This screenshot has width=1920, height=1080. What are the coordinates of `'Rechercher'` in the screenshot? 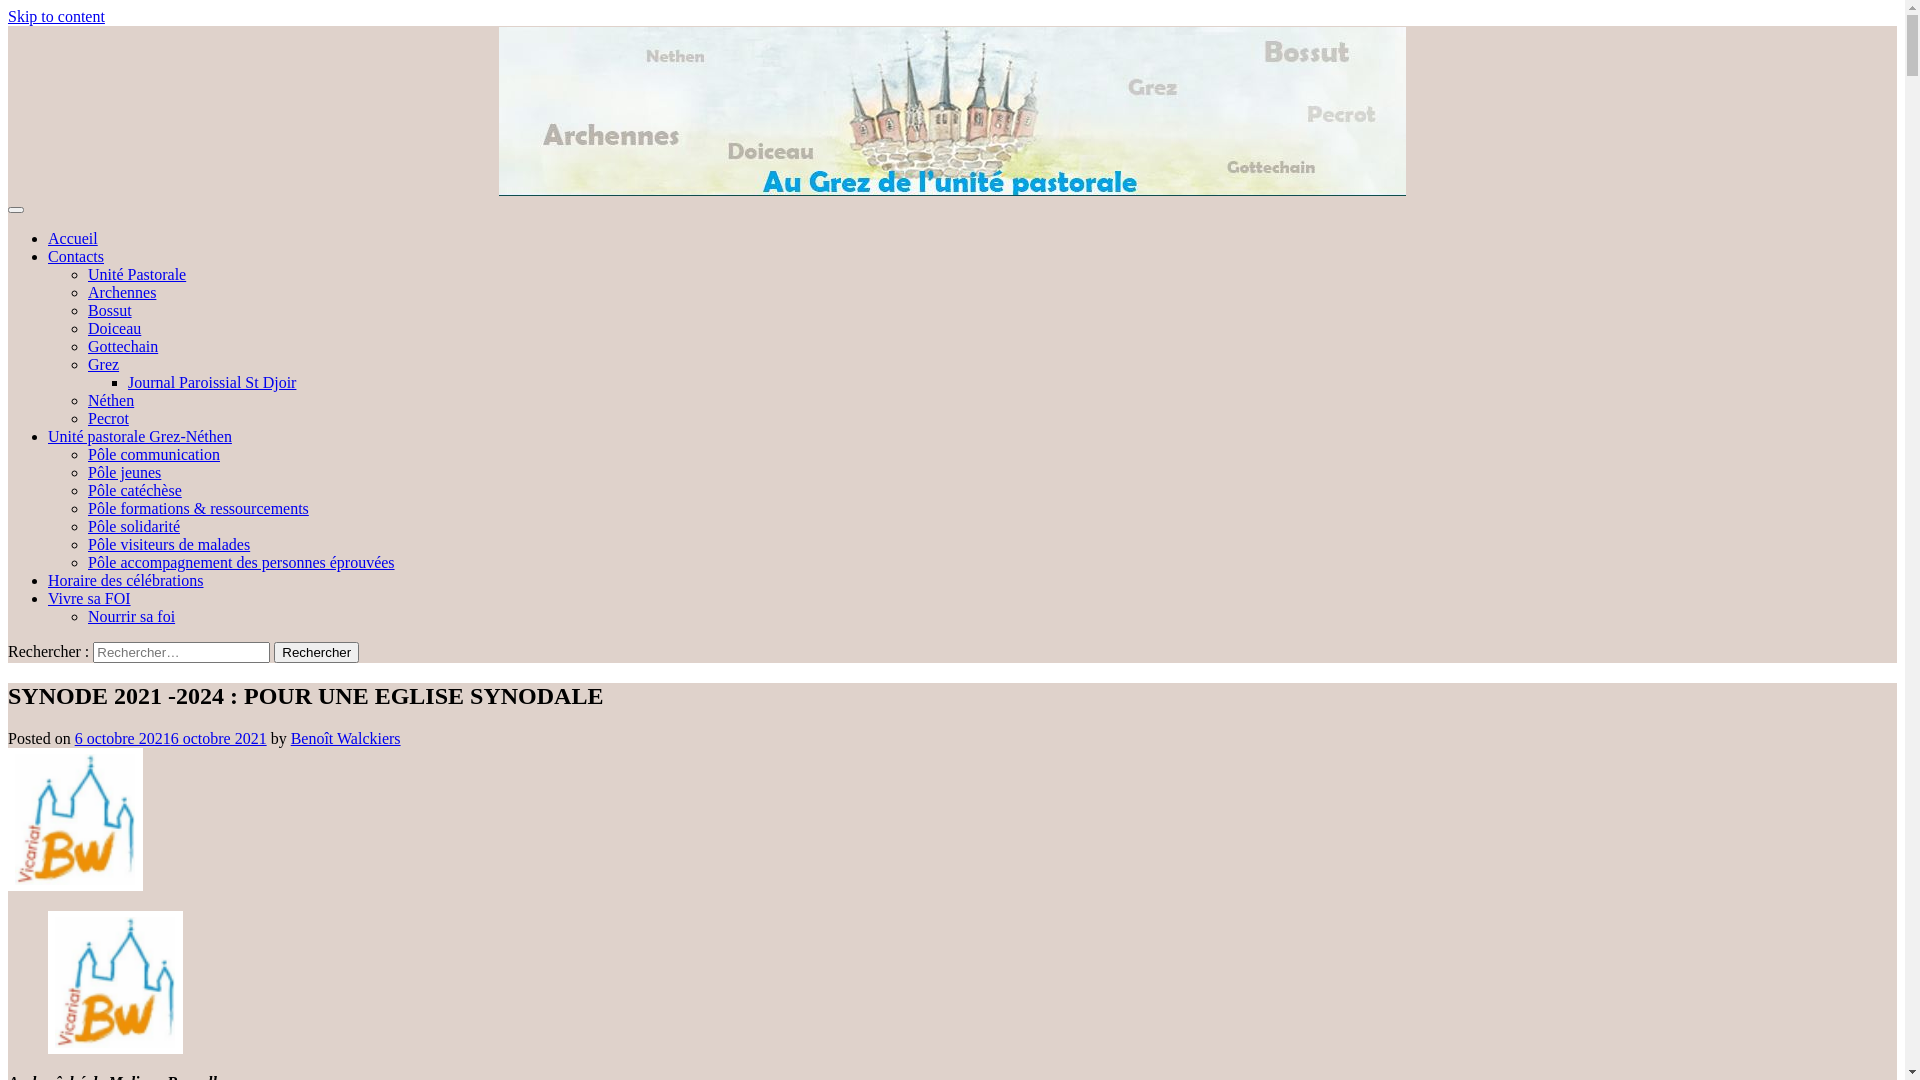 It's located at (315, 652).